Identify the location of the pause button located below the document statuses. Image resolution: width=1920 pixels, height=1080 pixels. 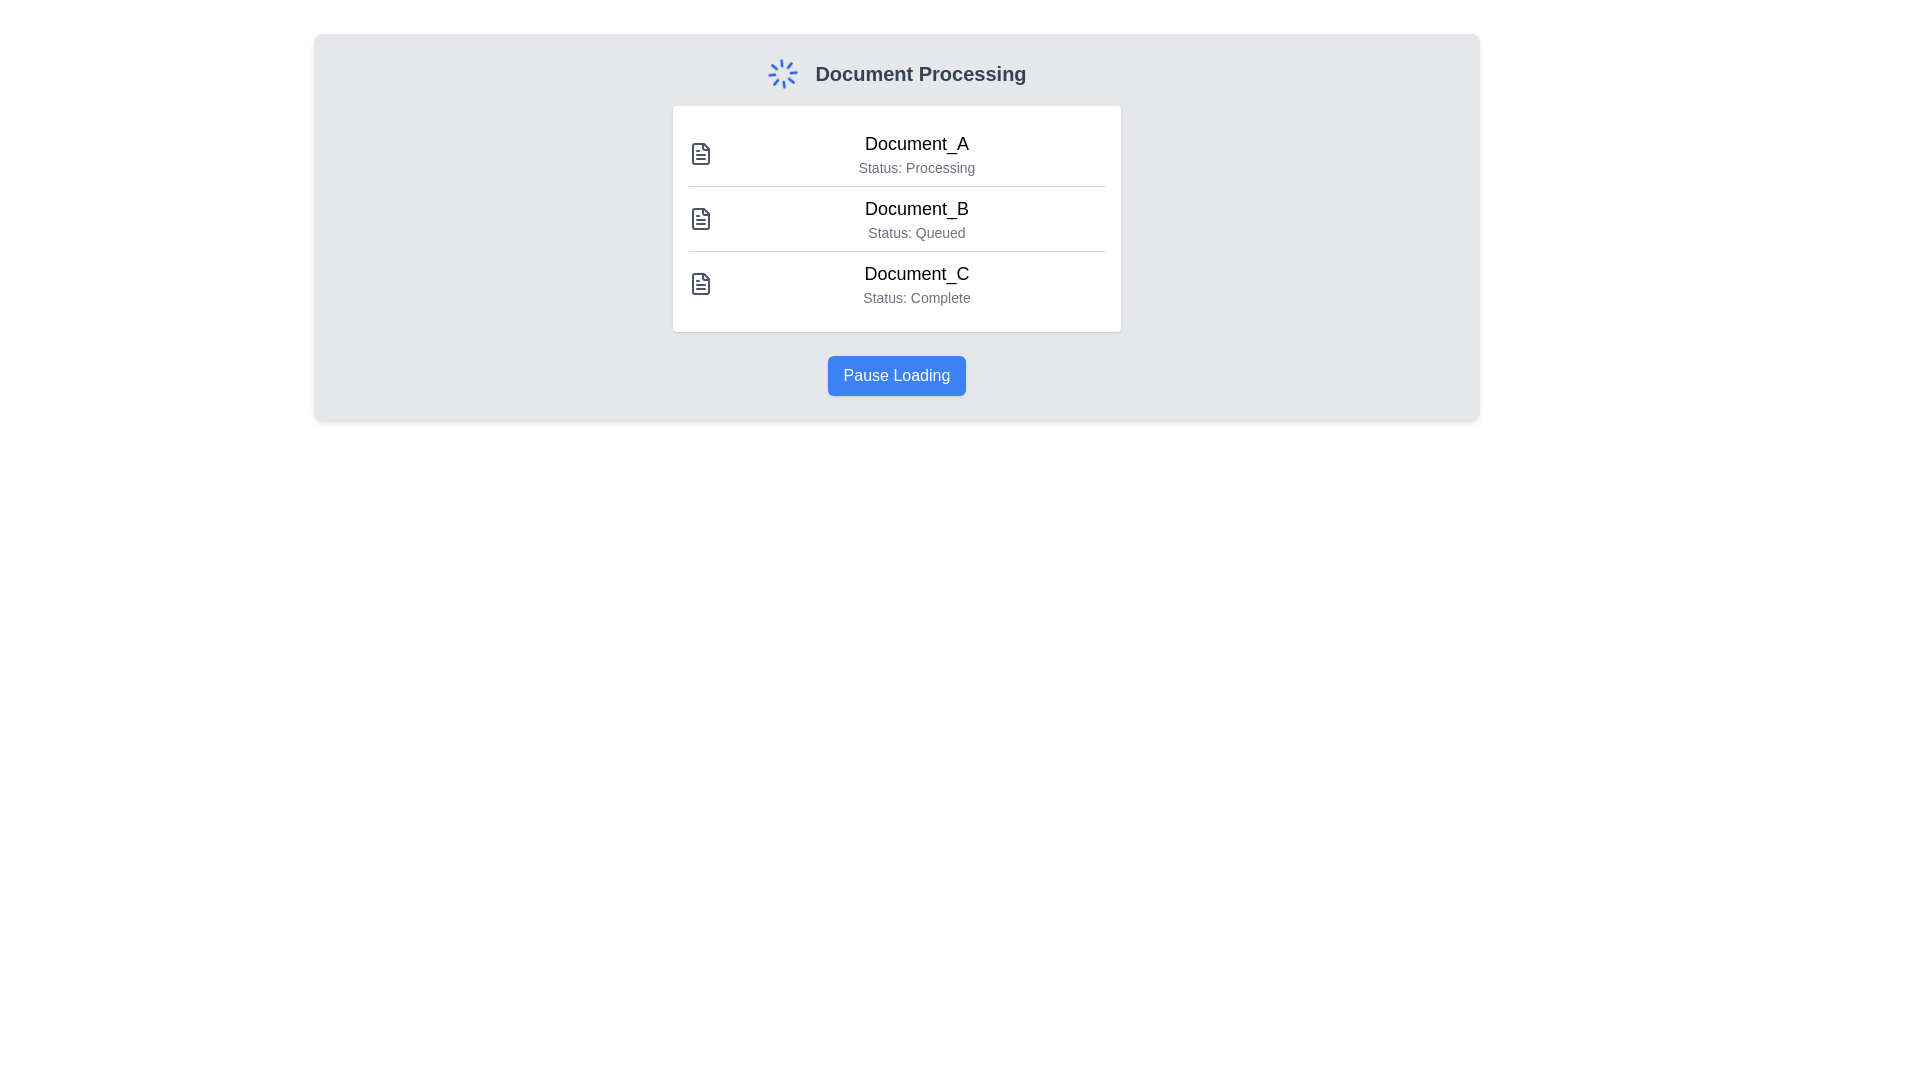
(896, 375).